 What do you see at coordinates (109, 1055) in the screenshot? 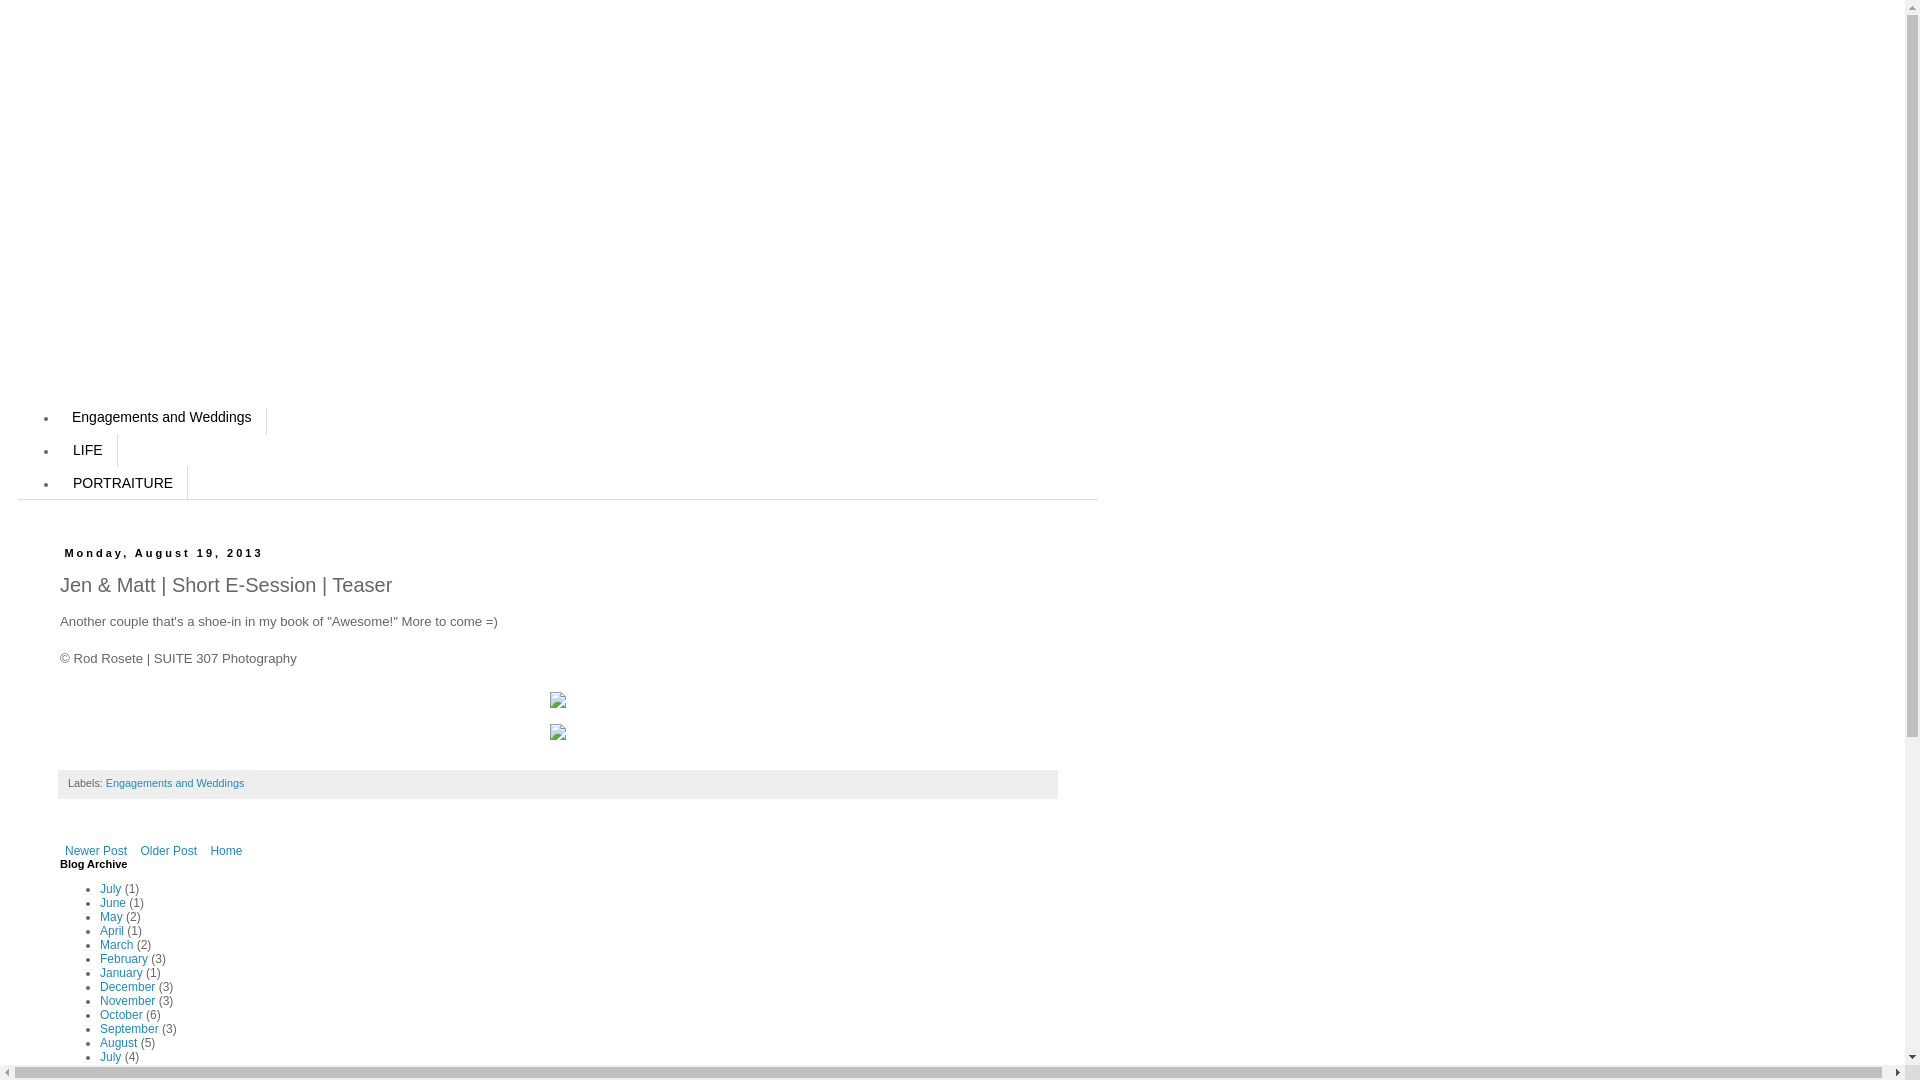
I see `'July'` at bounding box center [109, 1055].